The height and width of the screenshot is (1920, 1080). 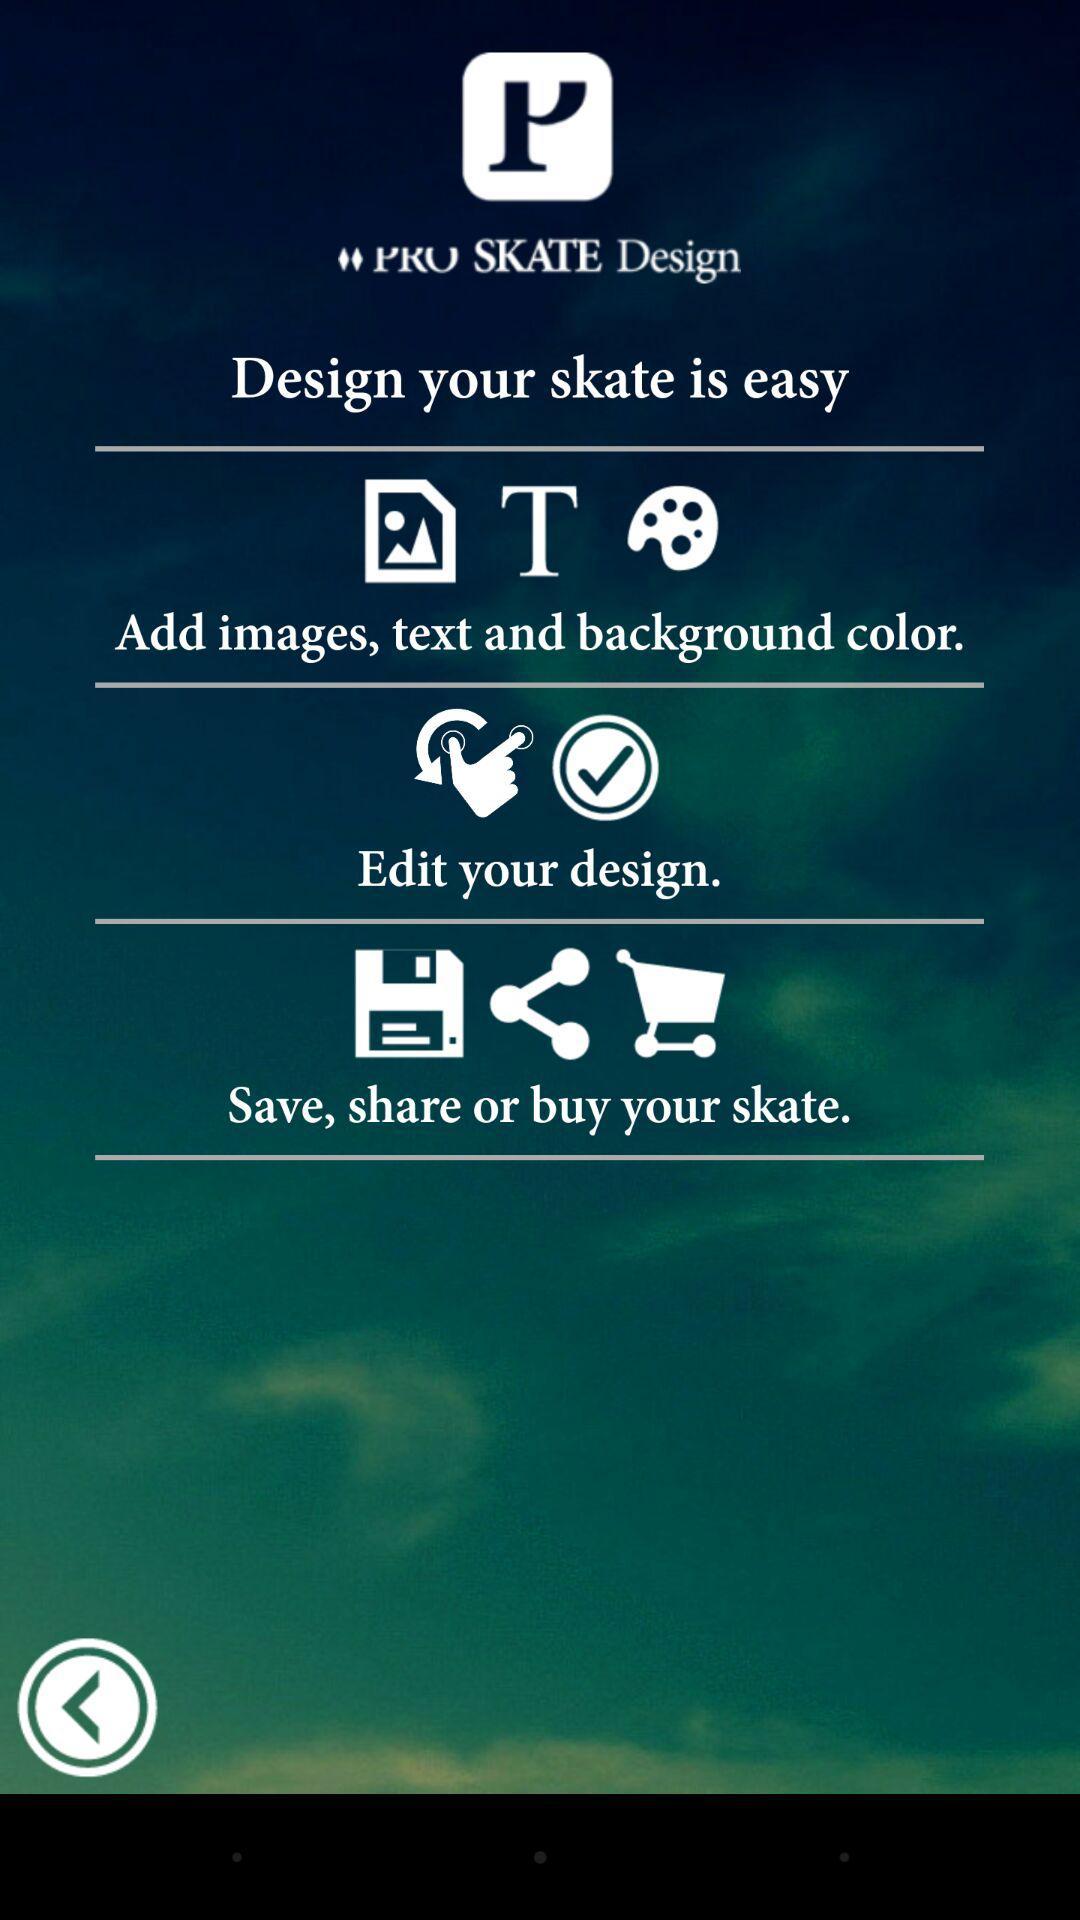 What do you see at coordinates (670, 1003) in the screenshot?
I see `check out cart` at bounding box center [670, 1003].